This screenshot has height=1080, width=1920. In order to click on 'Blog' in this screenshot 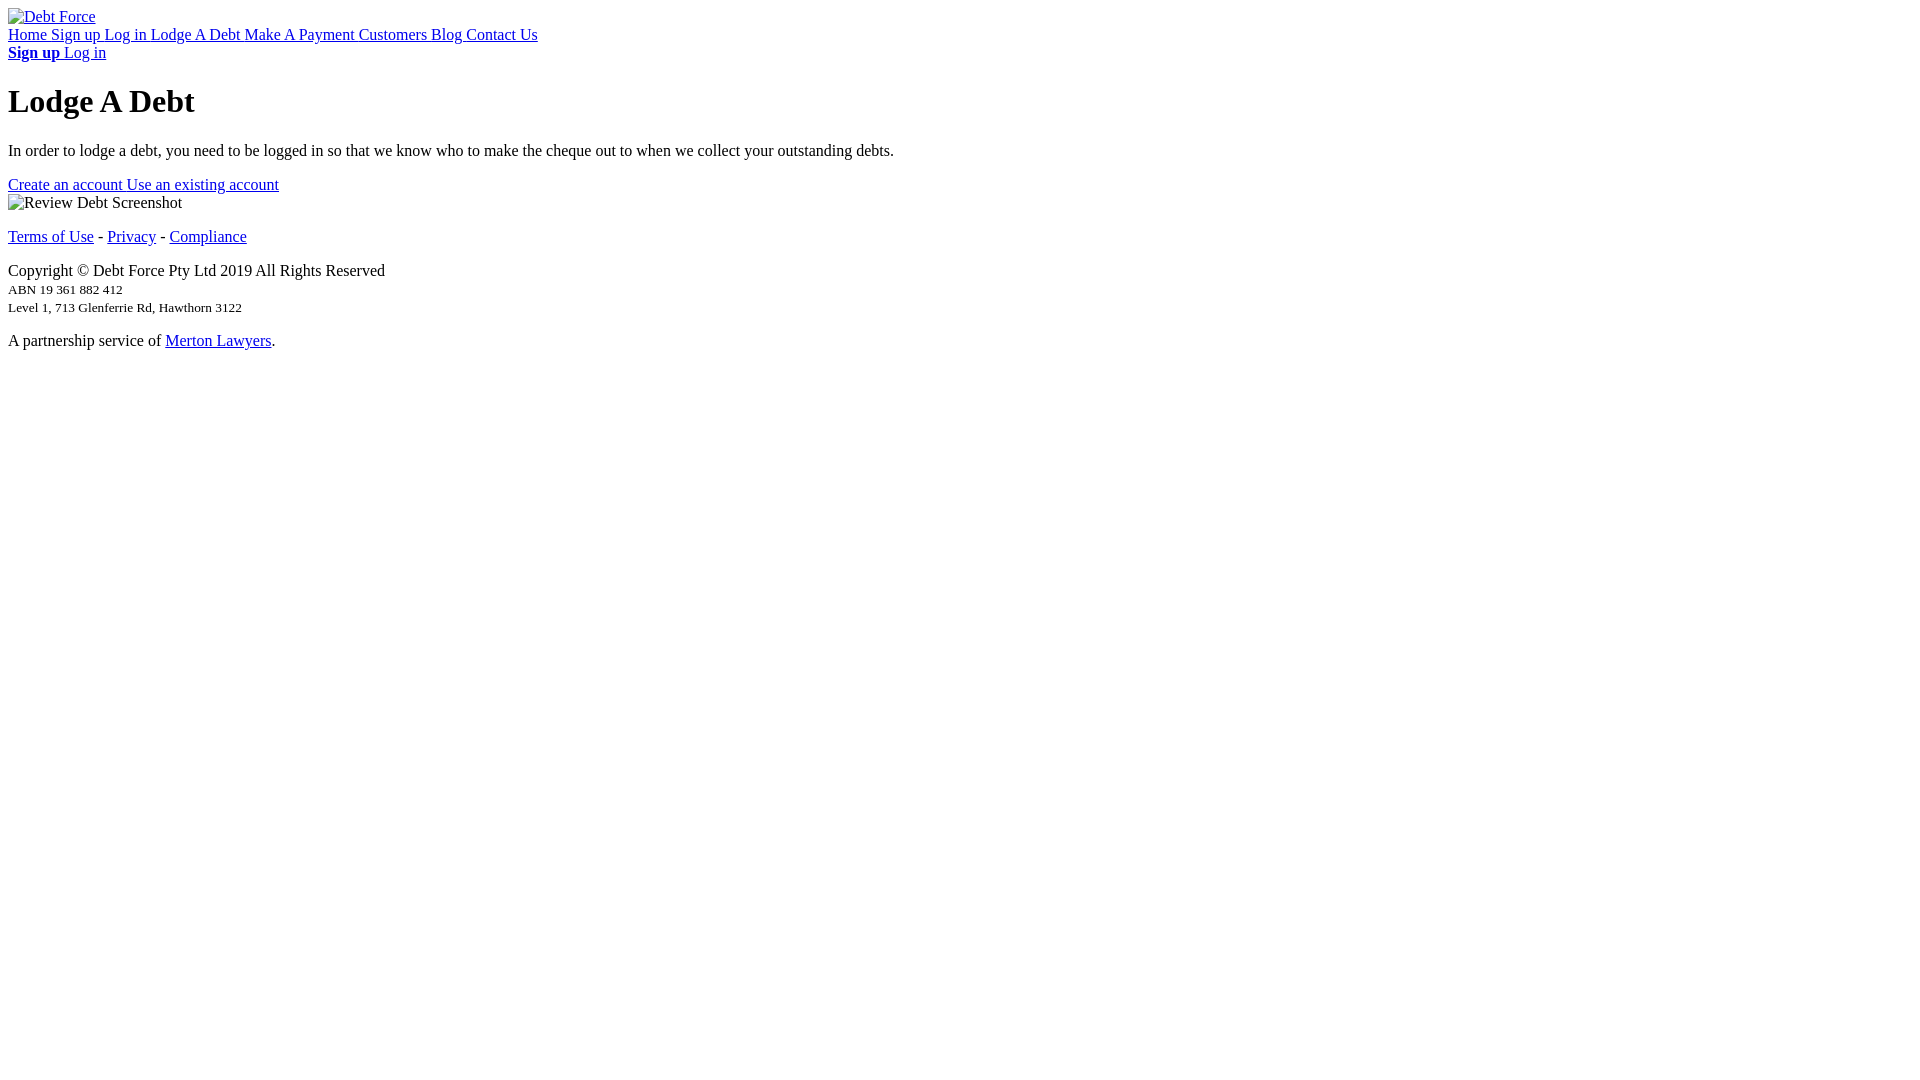, I will do `click(447, 34)`.